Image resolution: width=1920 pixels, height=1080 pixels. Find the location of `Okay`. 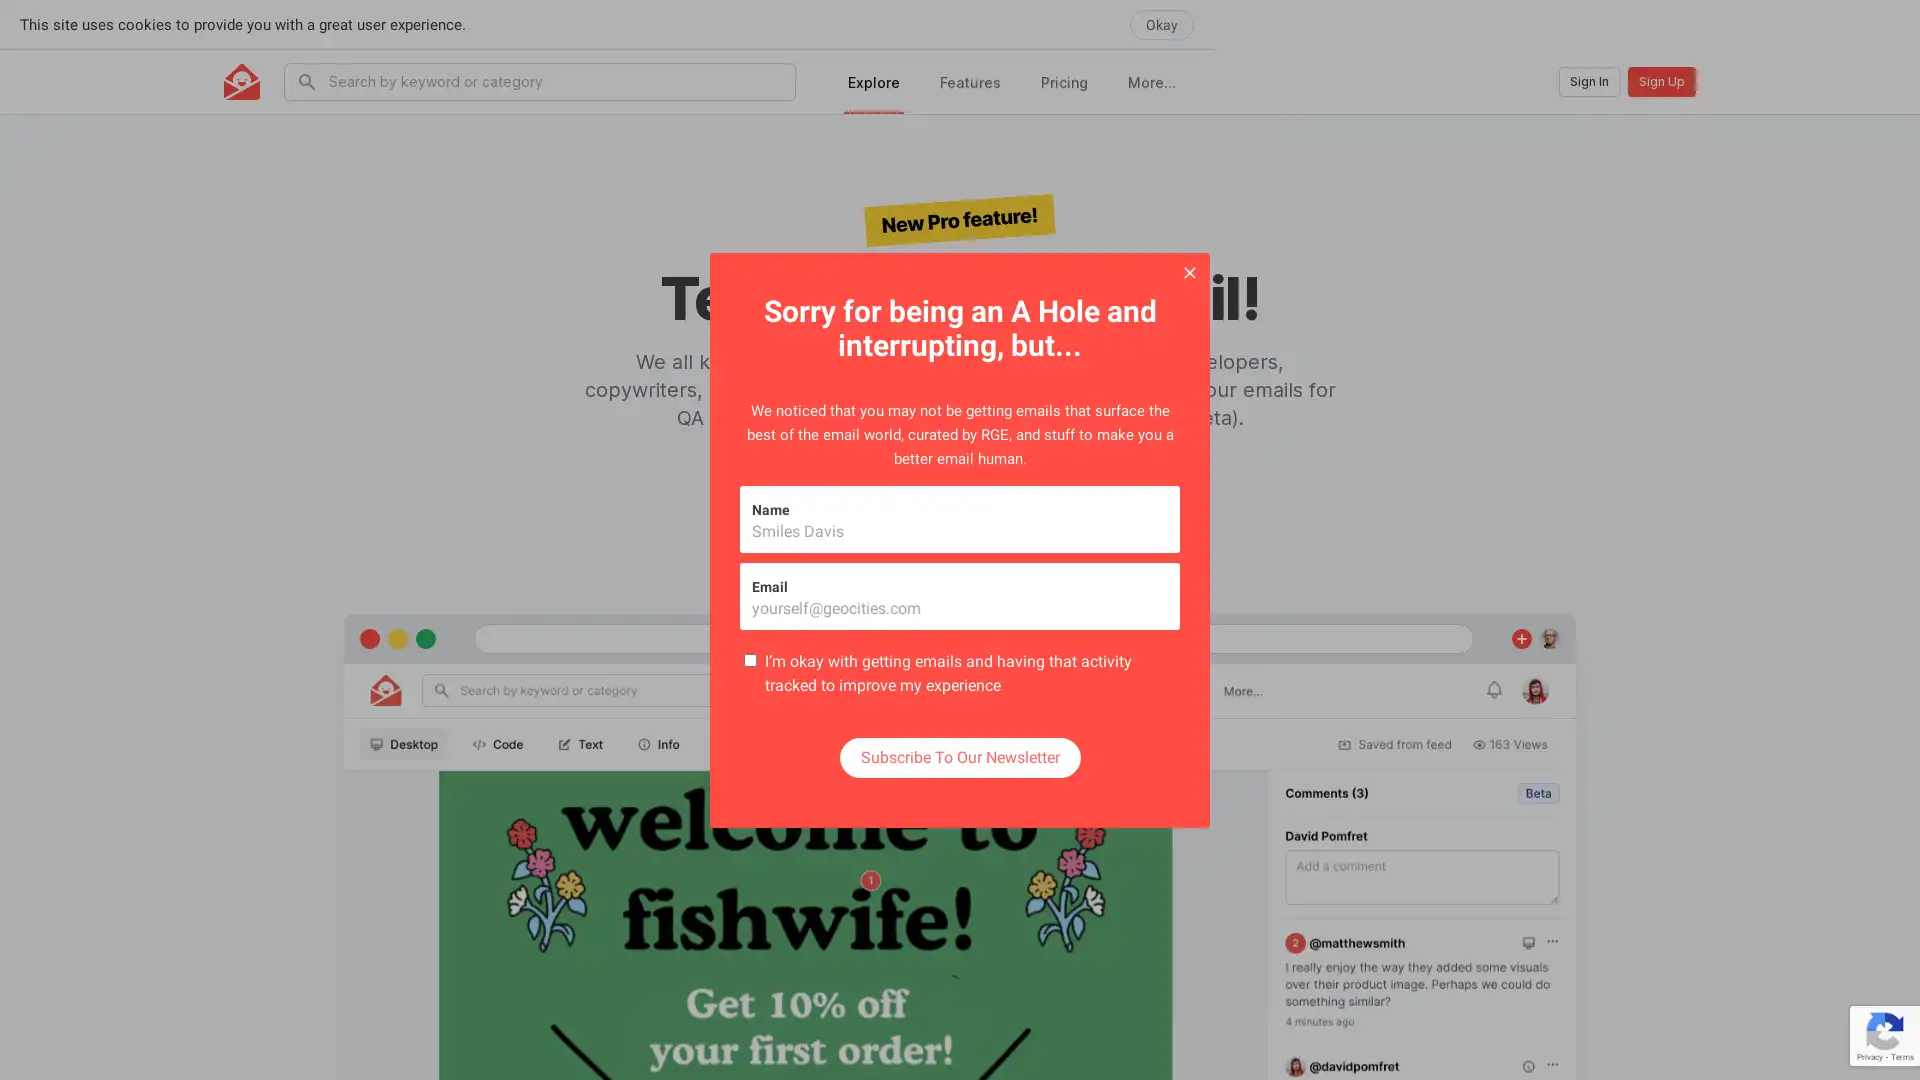

Okay is located at coordinates (1866, 23).